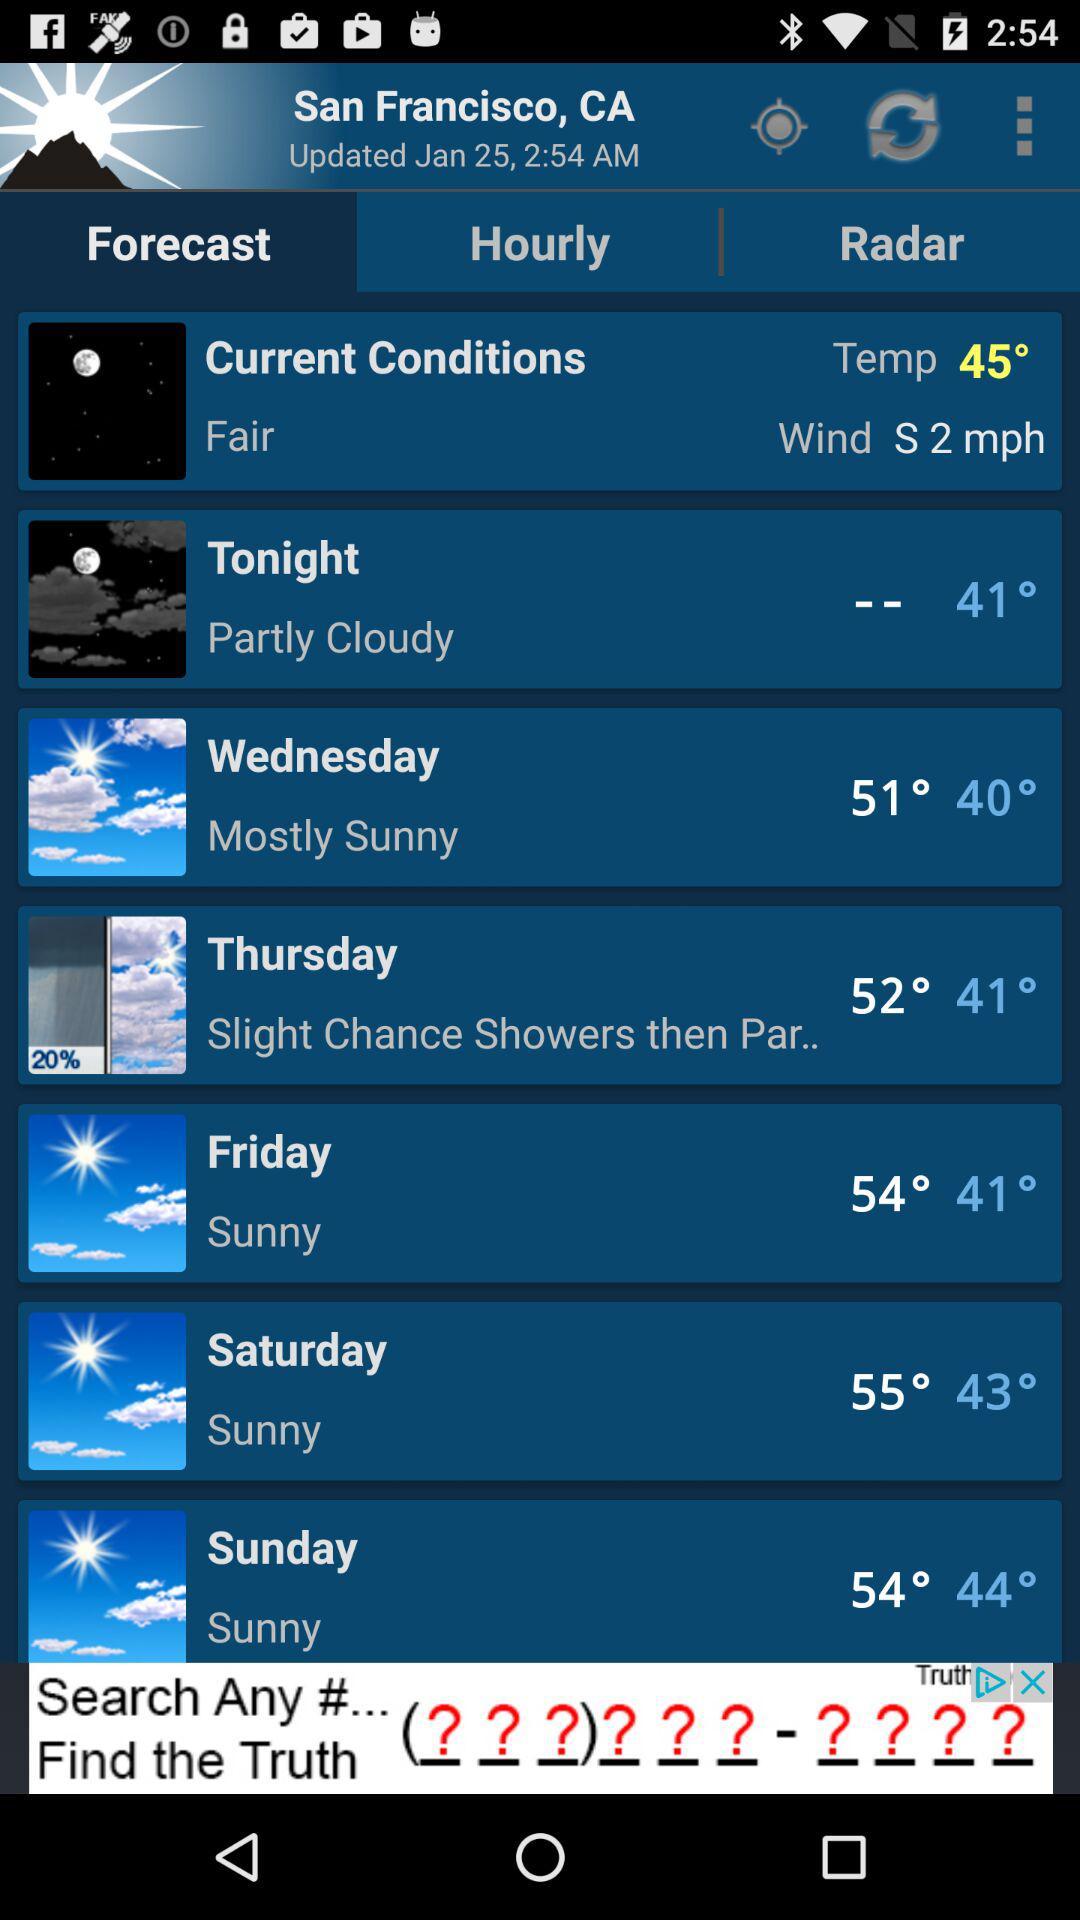  I want to click on try this website, so click(540, 1727).